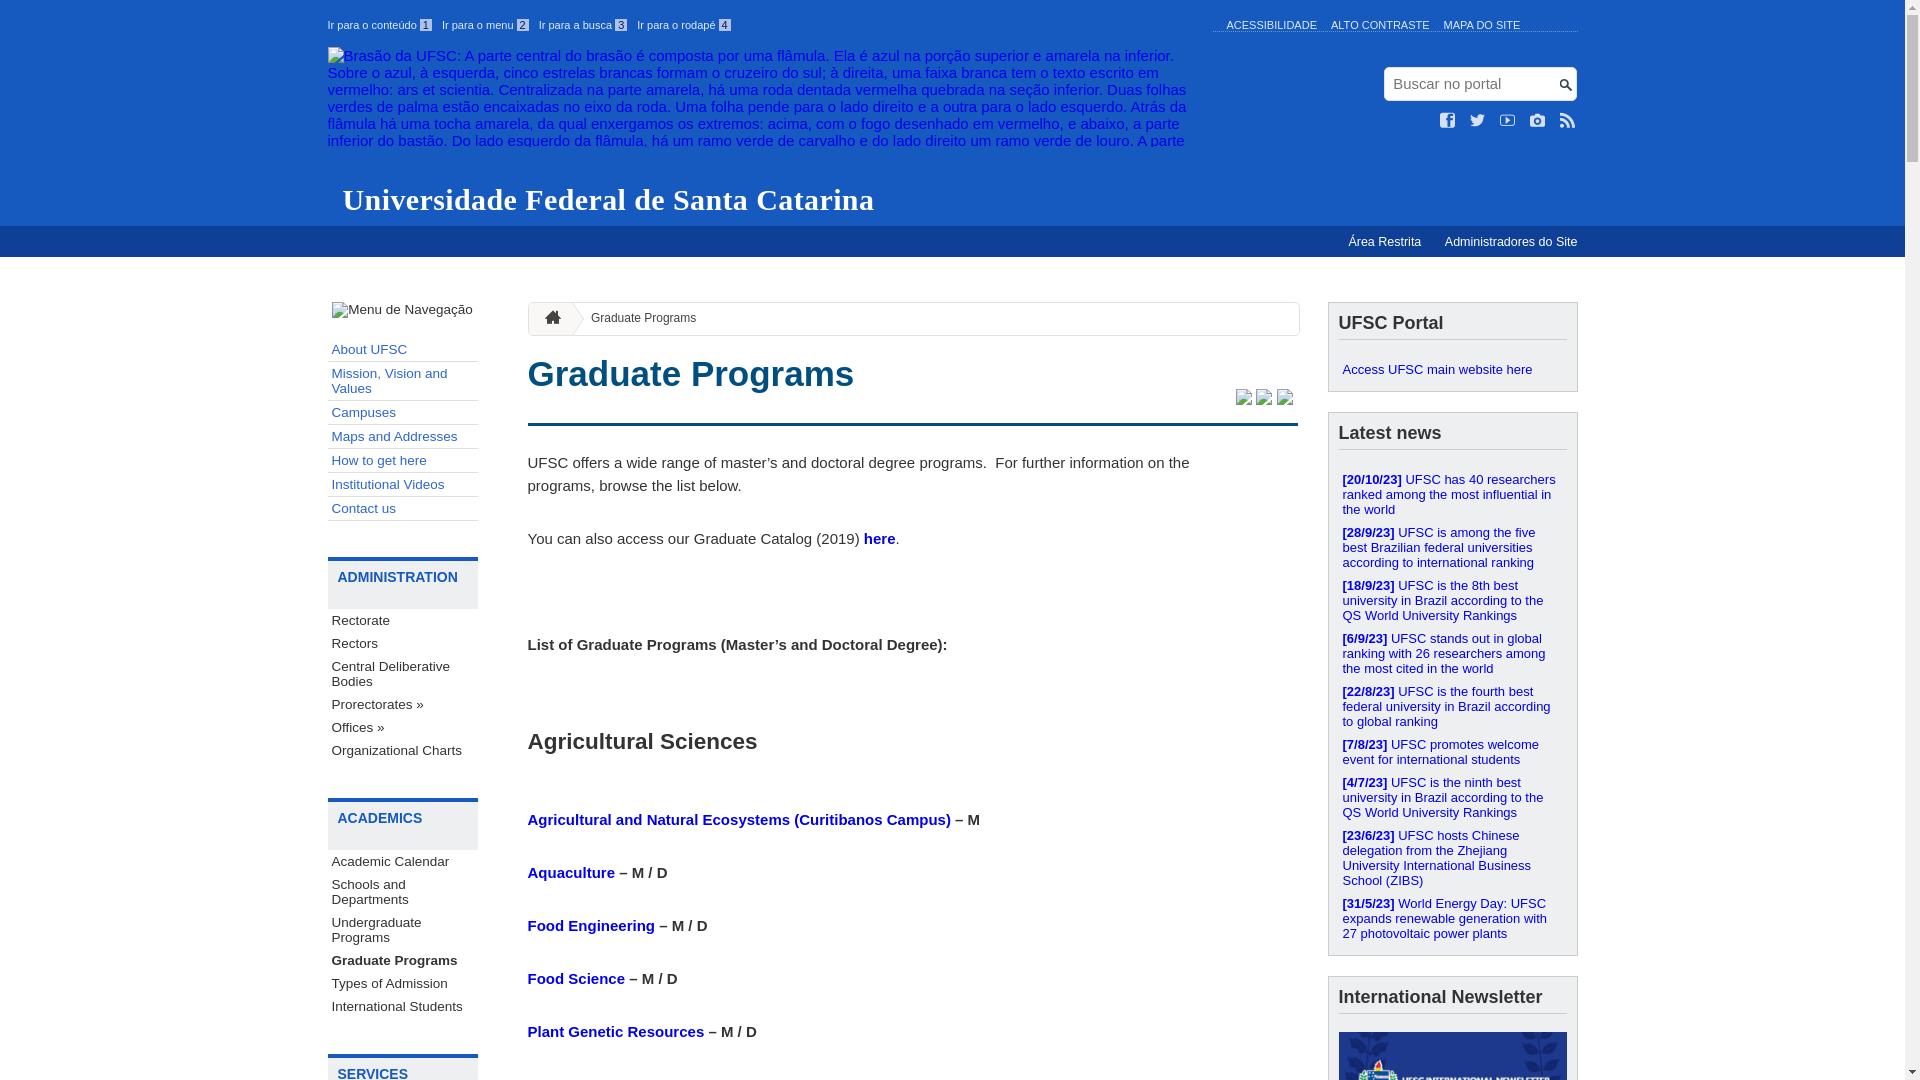 This screenshot has width=1920, height=1080. What do you see at coordinates (402, 349) in the screenshot?
I see `'About UFSC'` at bounding box center [402, 349].